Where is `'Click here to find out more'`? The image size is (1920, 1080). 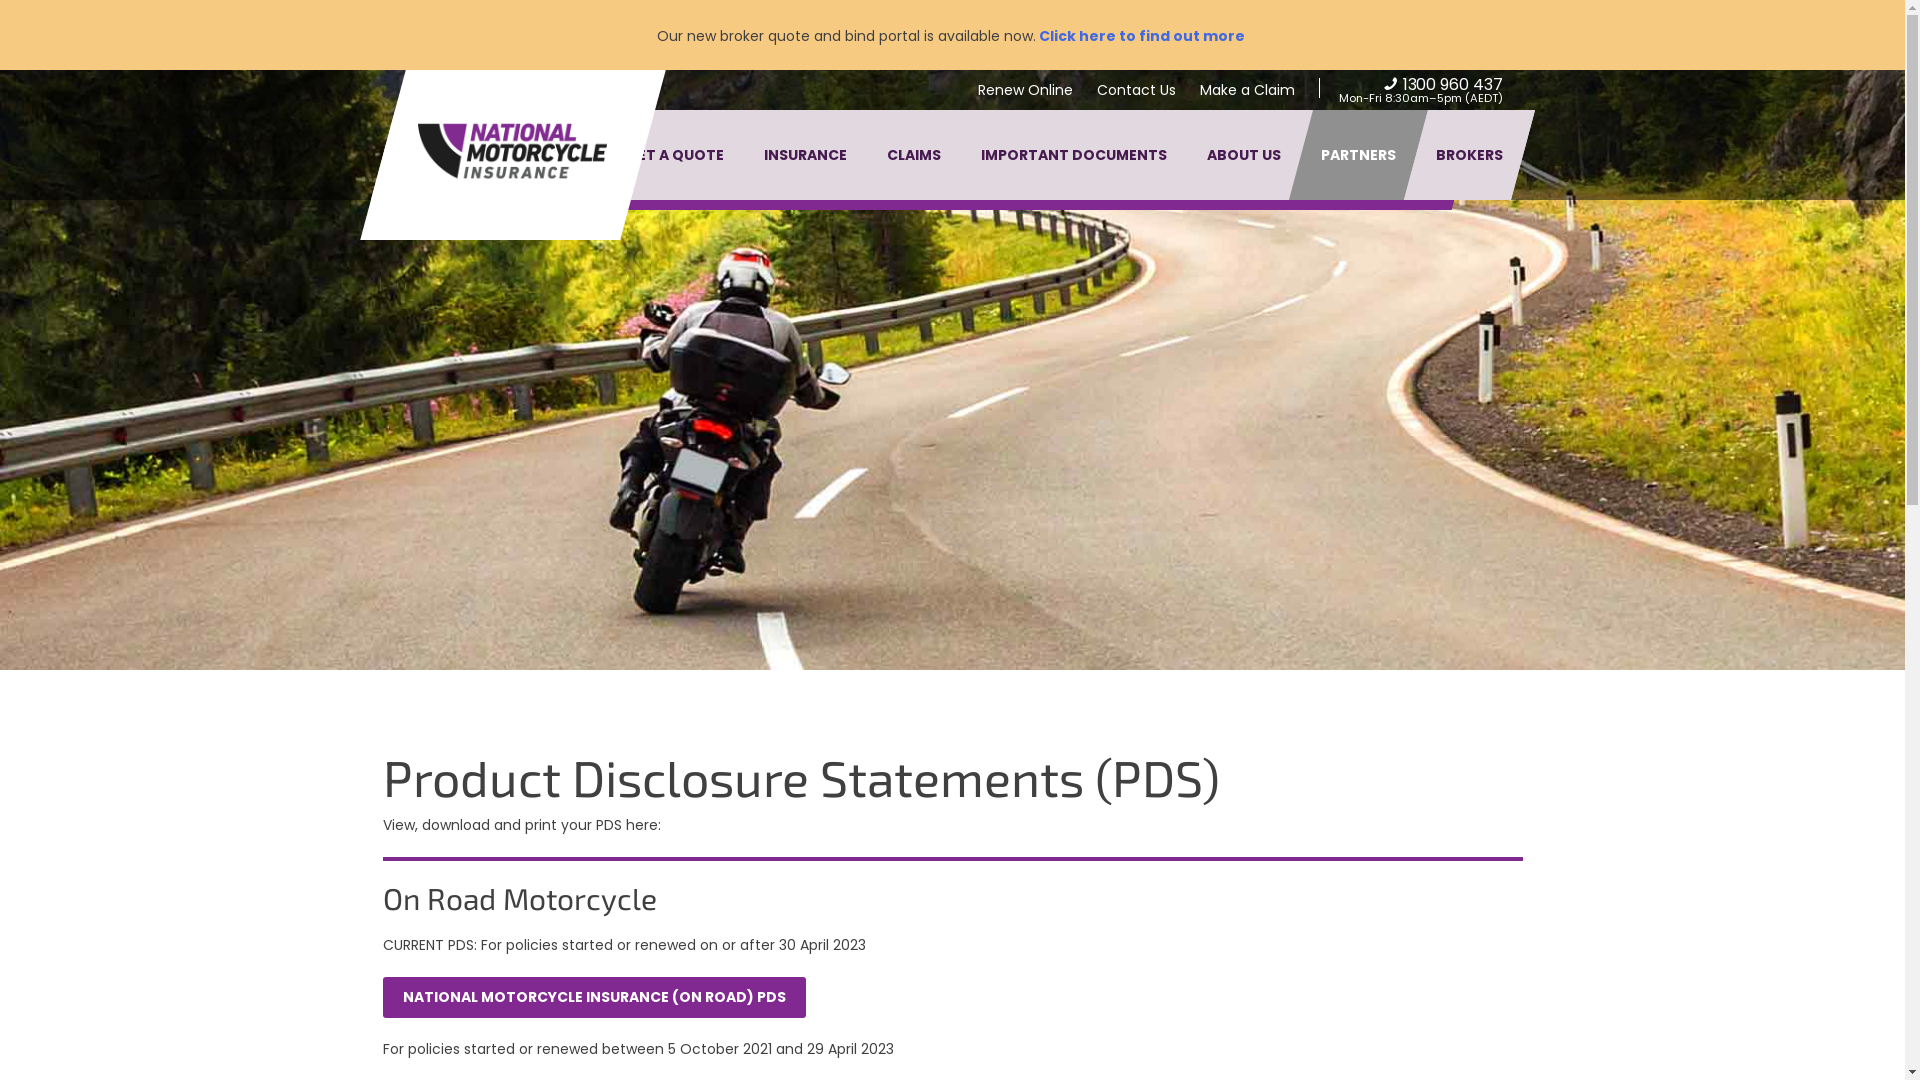
'Click here to find out more' is located at coordinates (1036, 35).